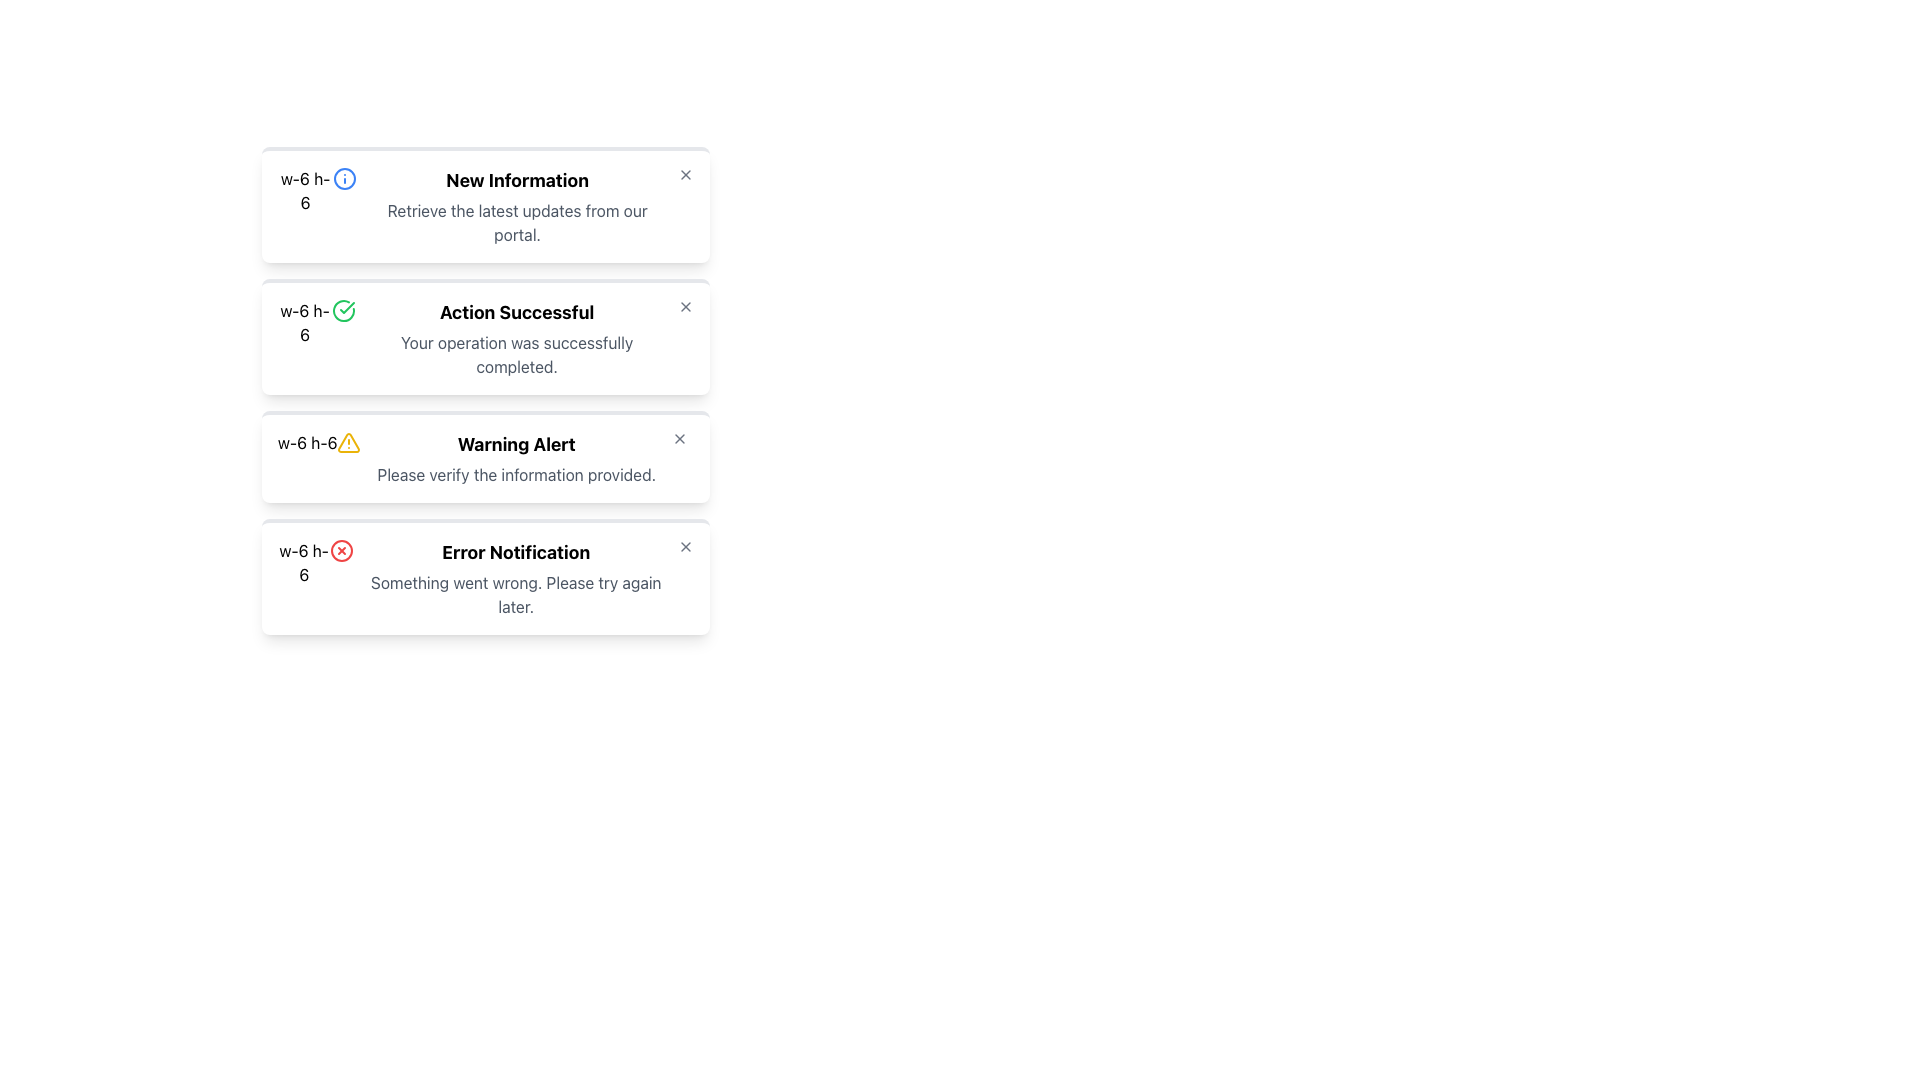  What do you see at coordinates (516, 459) in the screenshot?
I see `warning message from the third notification box, which alerts users to verify the information they have entered` at bounding box center [516, 459].